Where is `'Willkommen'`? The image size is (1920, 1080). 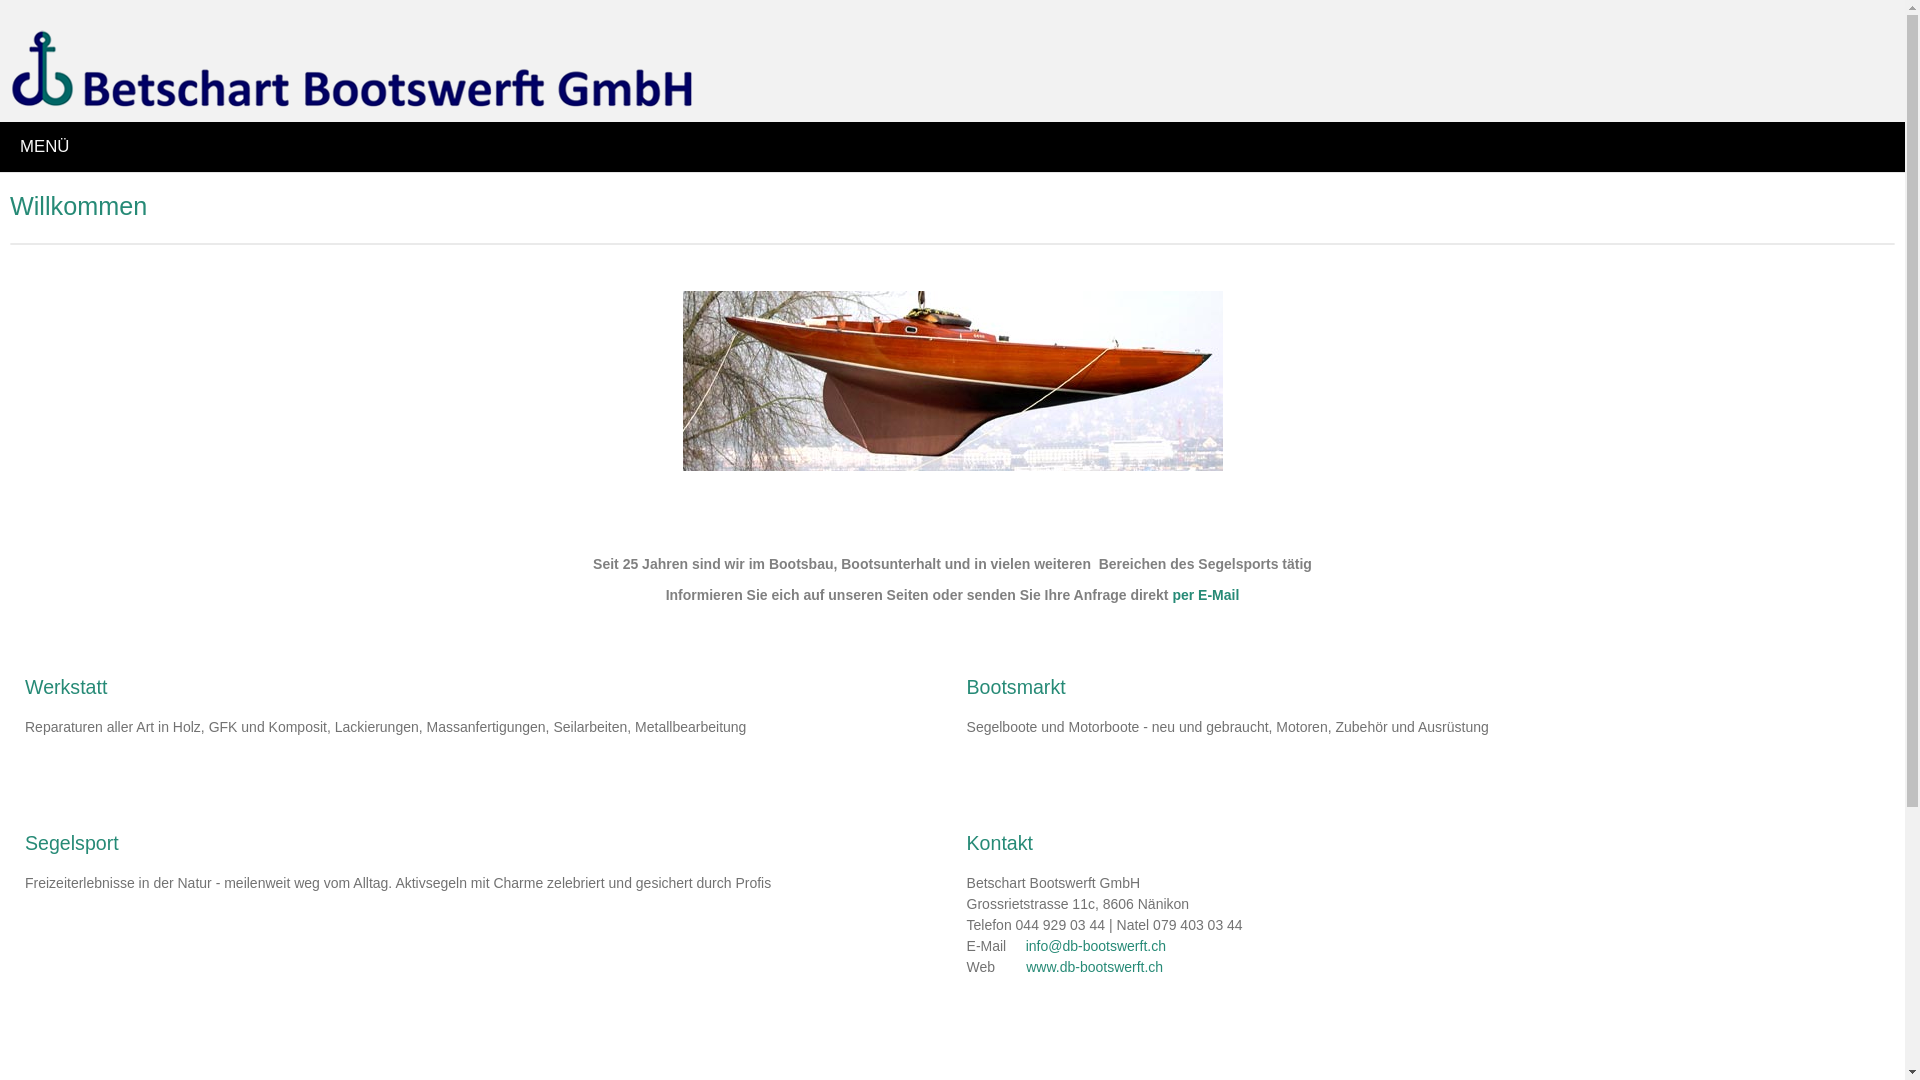 'Willkommen' is located at coordinates (9, 205).